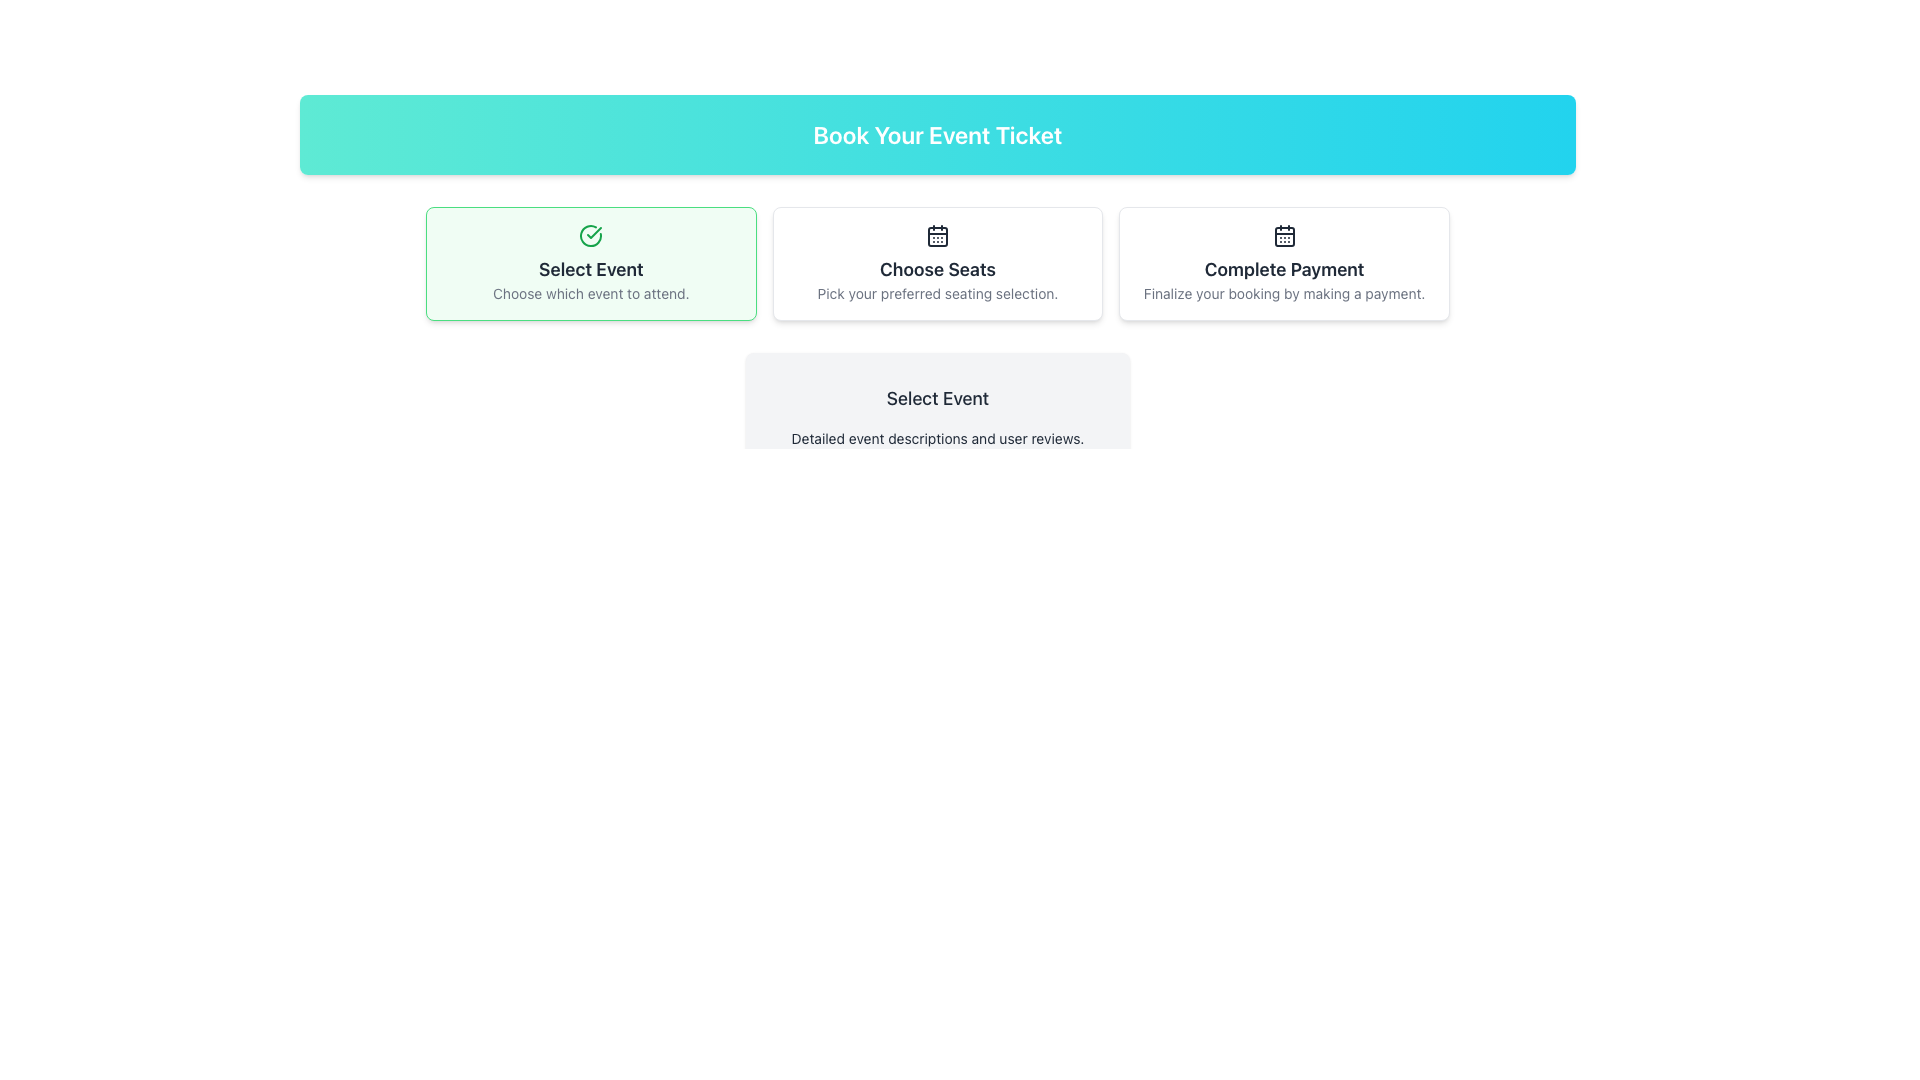 The width and height of the screenshot is (1920, 1080). Describe the element at coordinates (936, 262) in the screenshot. I see `the clickable card element that allows users` at that location.